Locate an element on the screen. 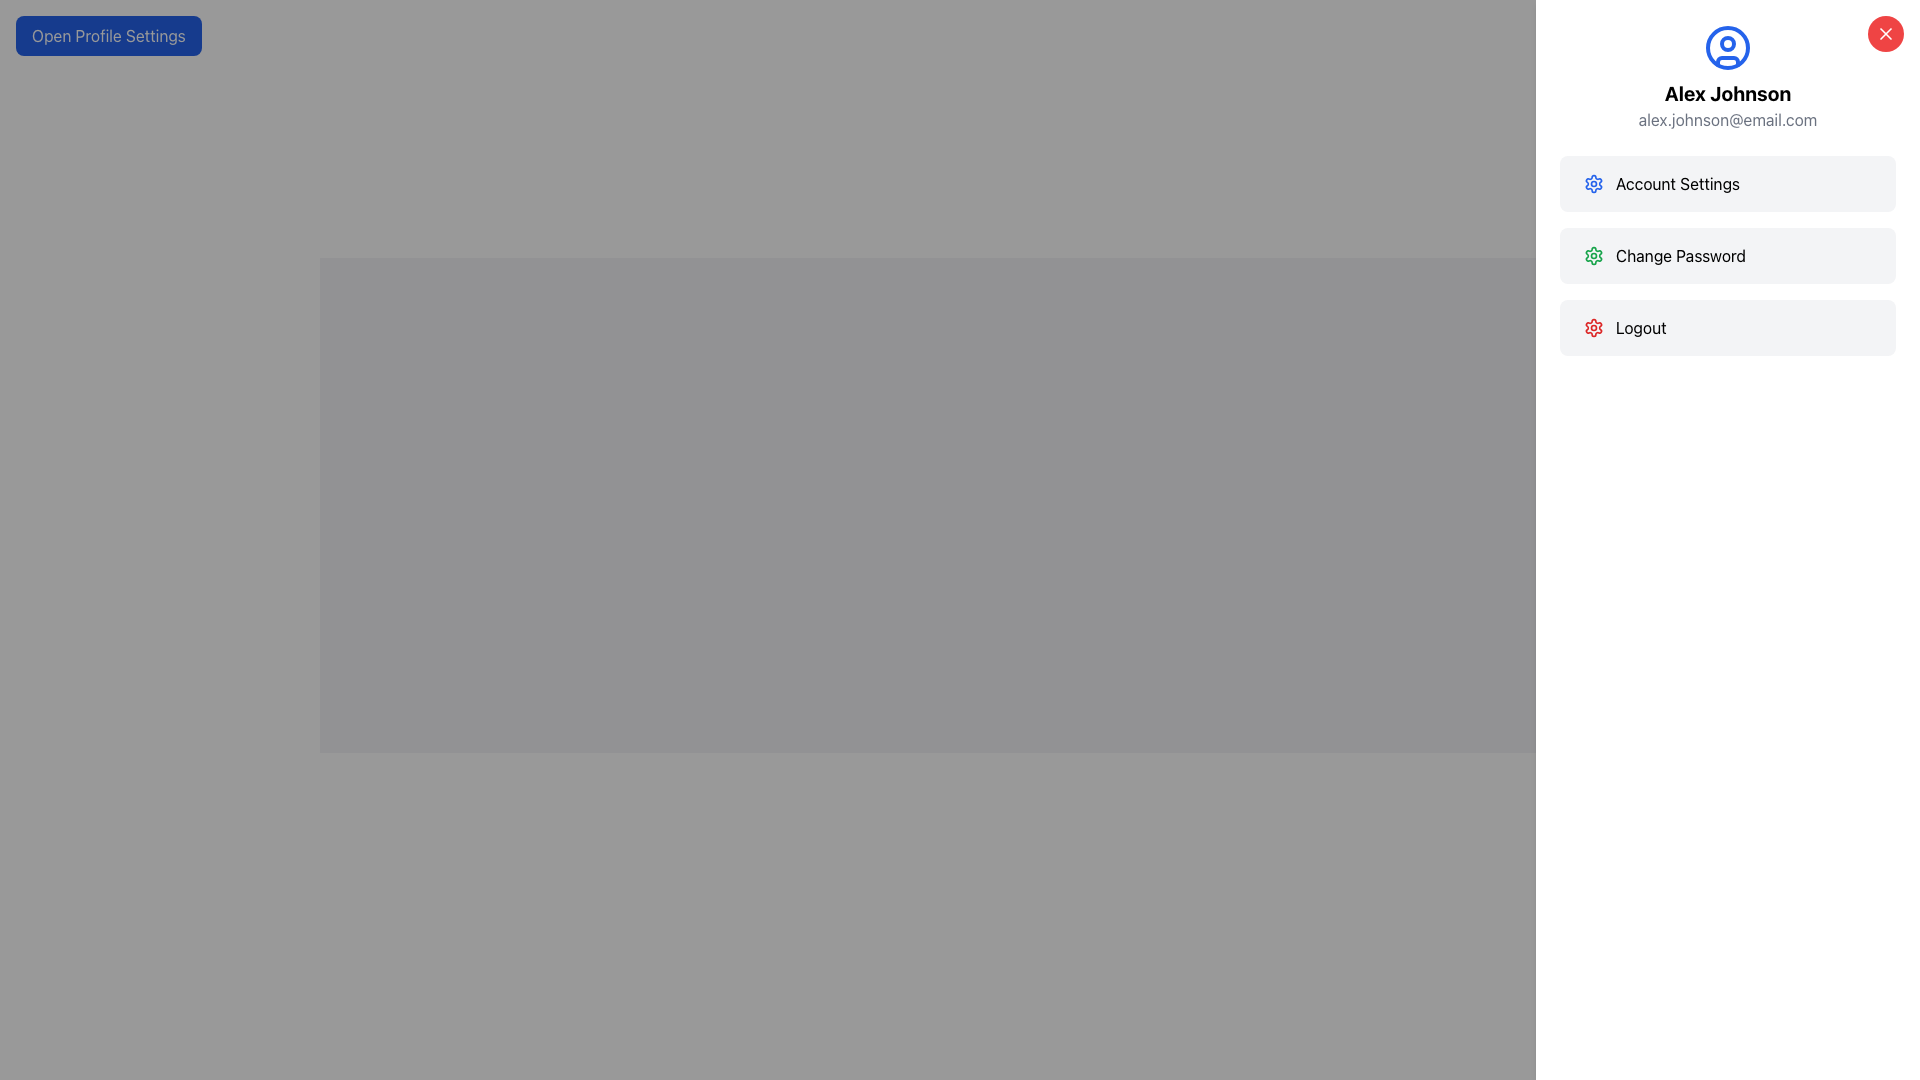 This screenshot has height=1080, width=1920. the SVG Circle representing the head is located at coordinates (1727, 43).